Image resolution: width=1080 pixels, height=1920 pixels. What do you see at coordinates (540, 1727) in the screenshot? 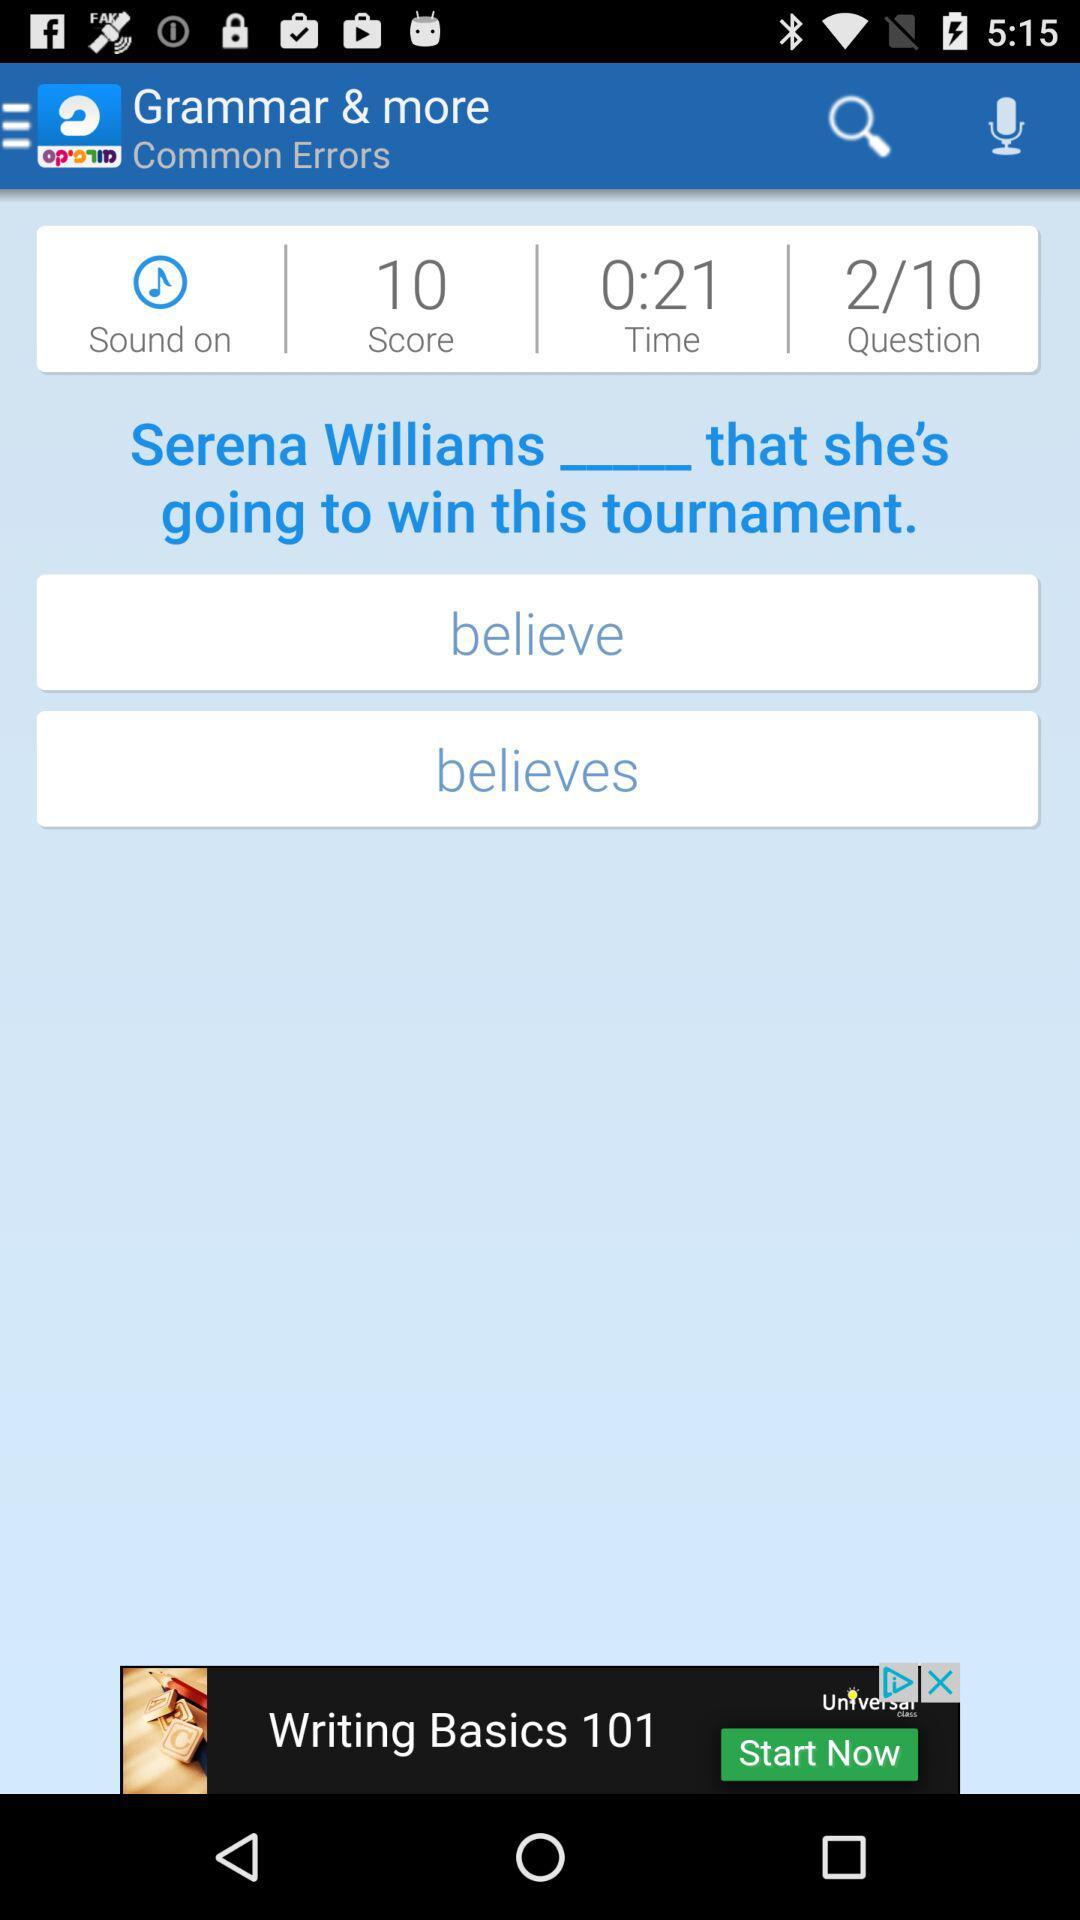
I see `open advertisement` at bounding box center [540, 1727].